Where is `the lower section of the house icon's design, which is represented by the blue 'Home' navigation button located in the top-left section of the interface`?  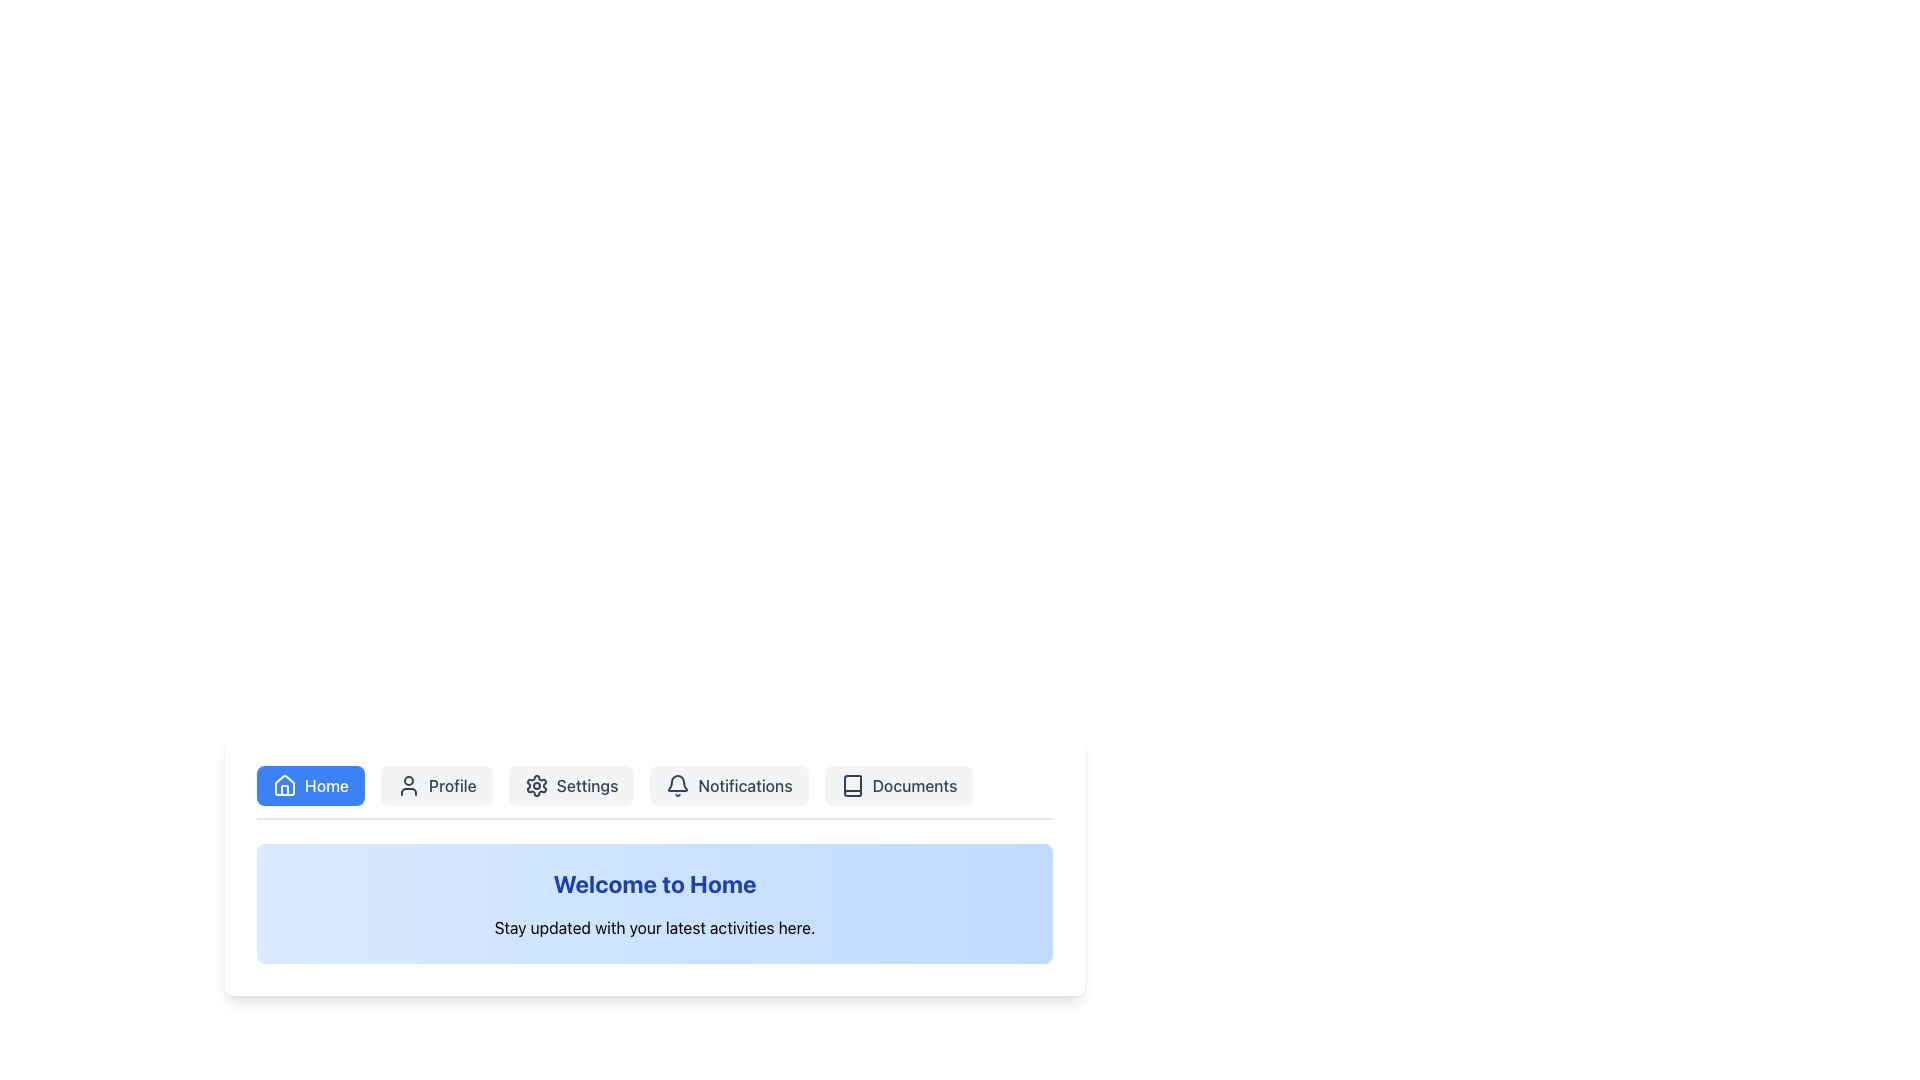
the lower section of the house icon's design, which is represented by the blue 'Home' navigation button located in the top-left section of the interface is located at coordinates (283, 789).